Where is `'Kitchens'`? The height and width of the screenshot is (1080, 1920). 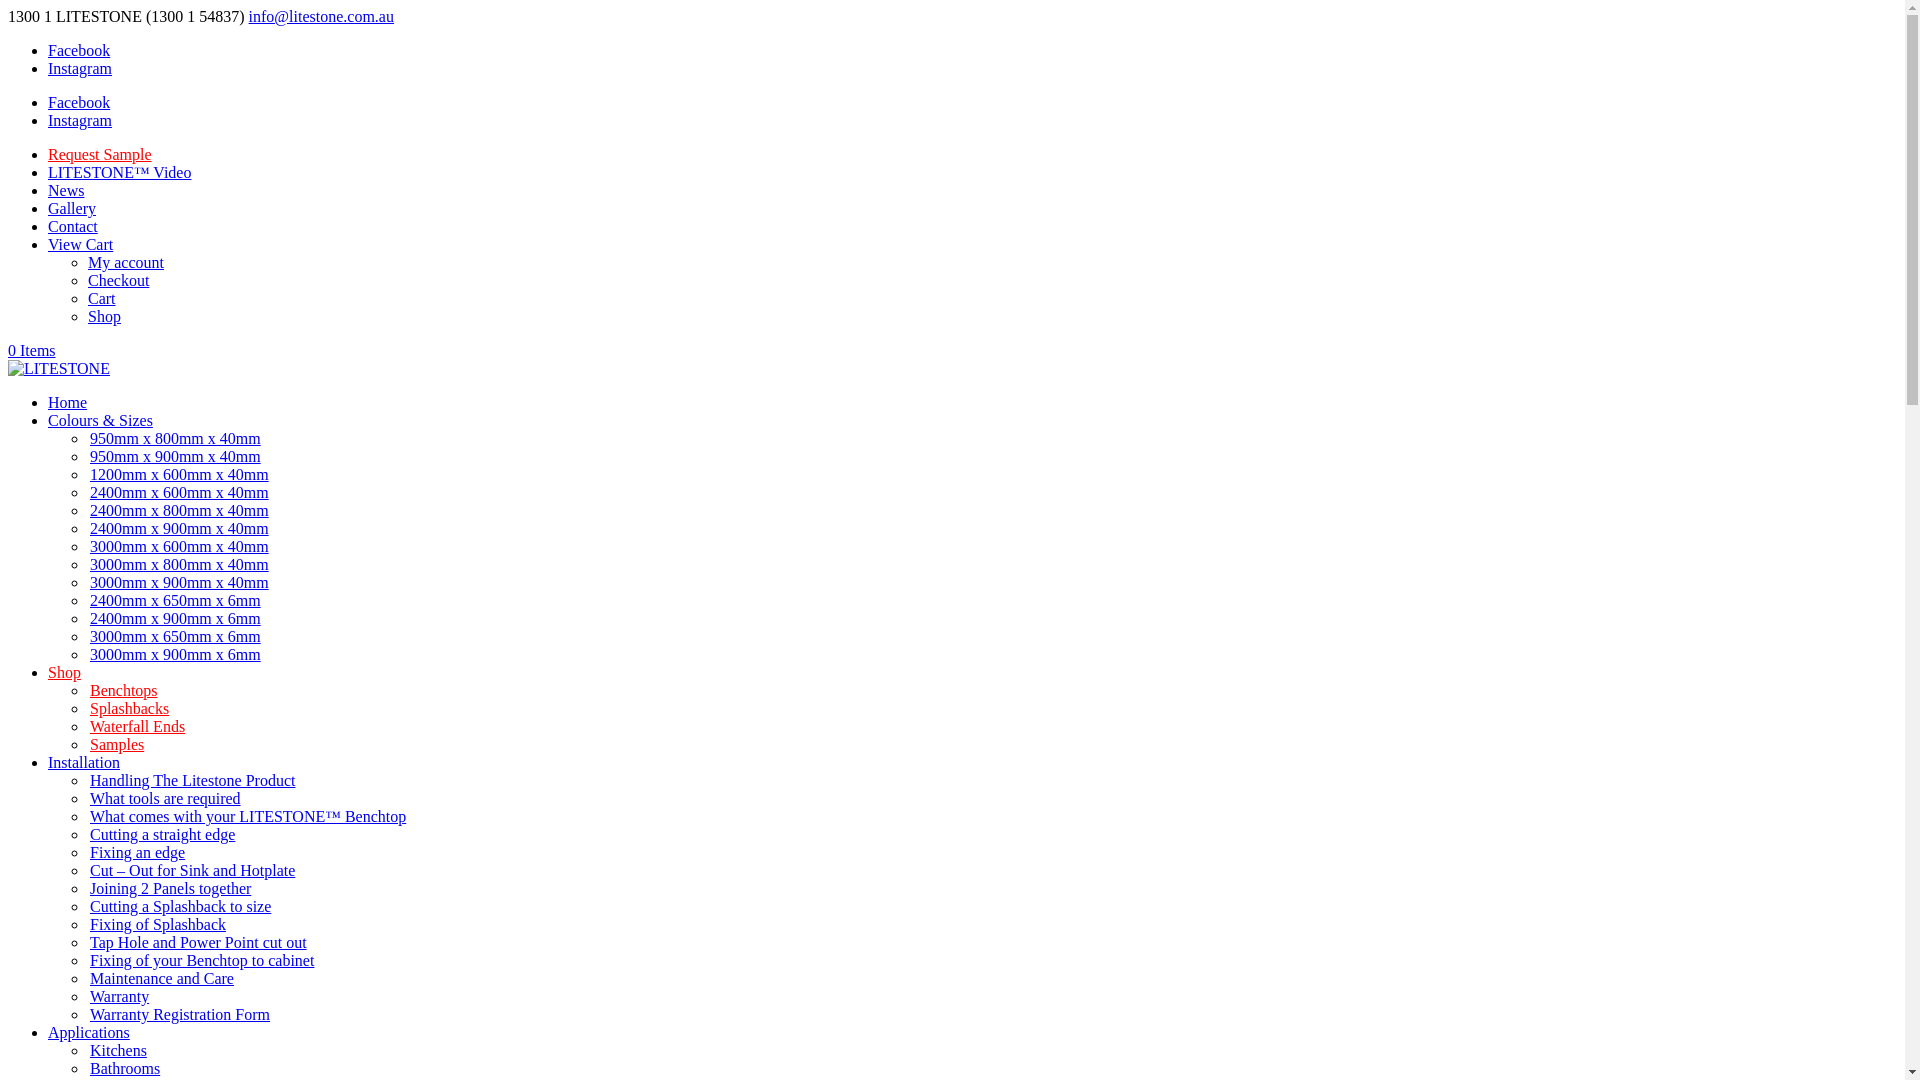
'Kitchens' is located at coordinates (117, 1049).